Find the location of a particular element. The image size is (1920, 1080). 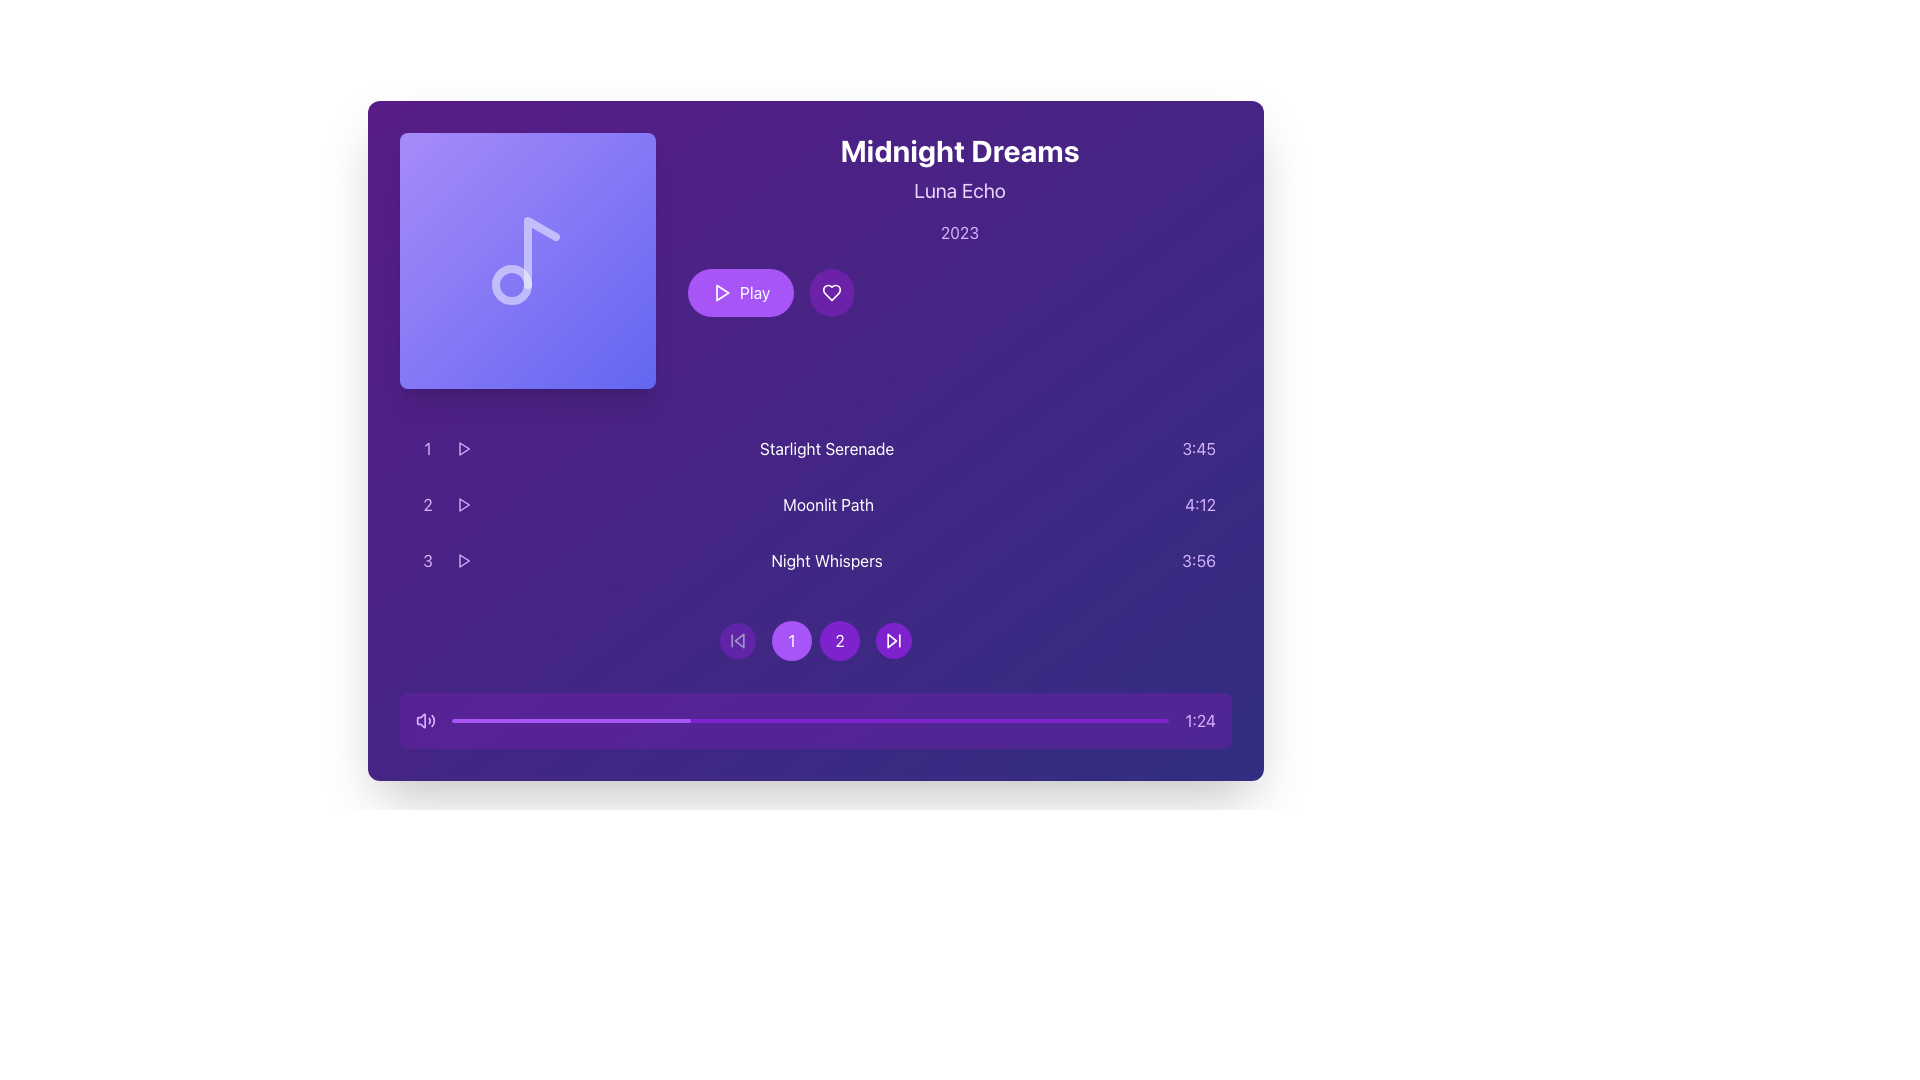

the play button icon for the first track 'Starlight Serenade', located next to the numeral '1' and above the song duration '3:45' is located at coordinates (463, 447).